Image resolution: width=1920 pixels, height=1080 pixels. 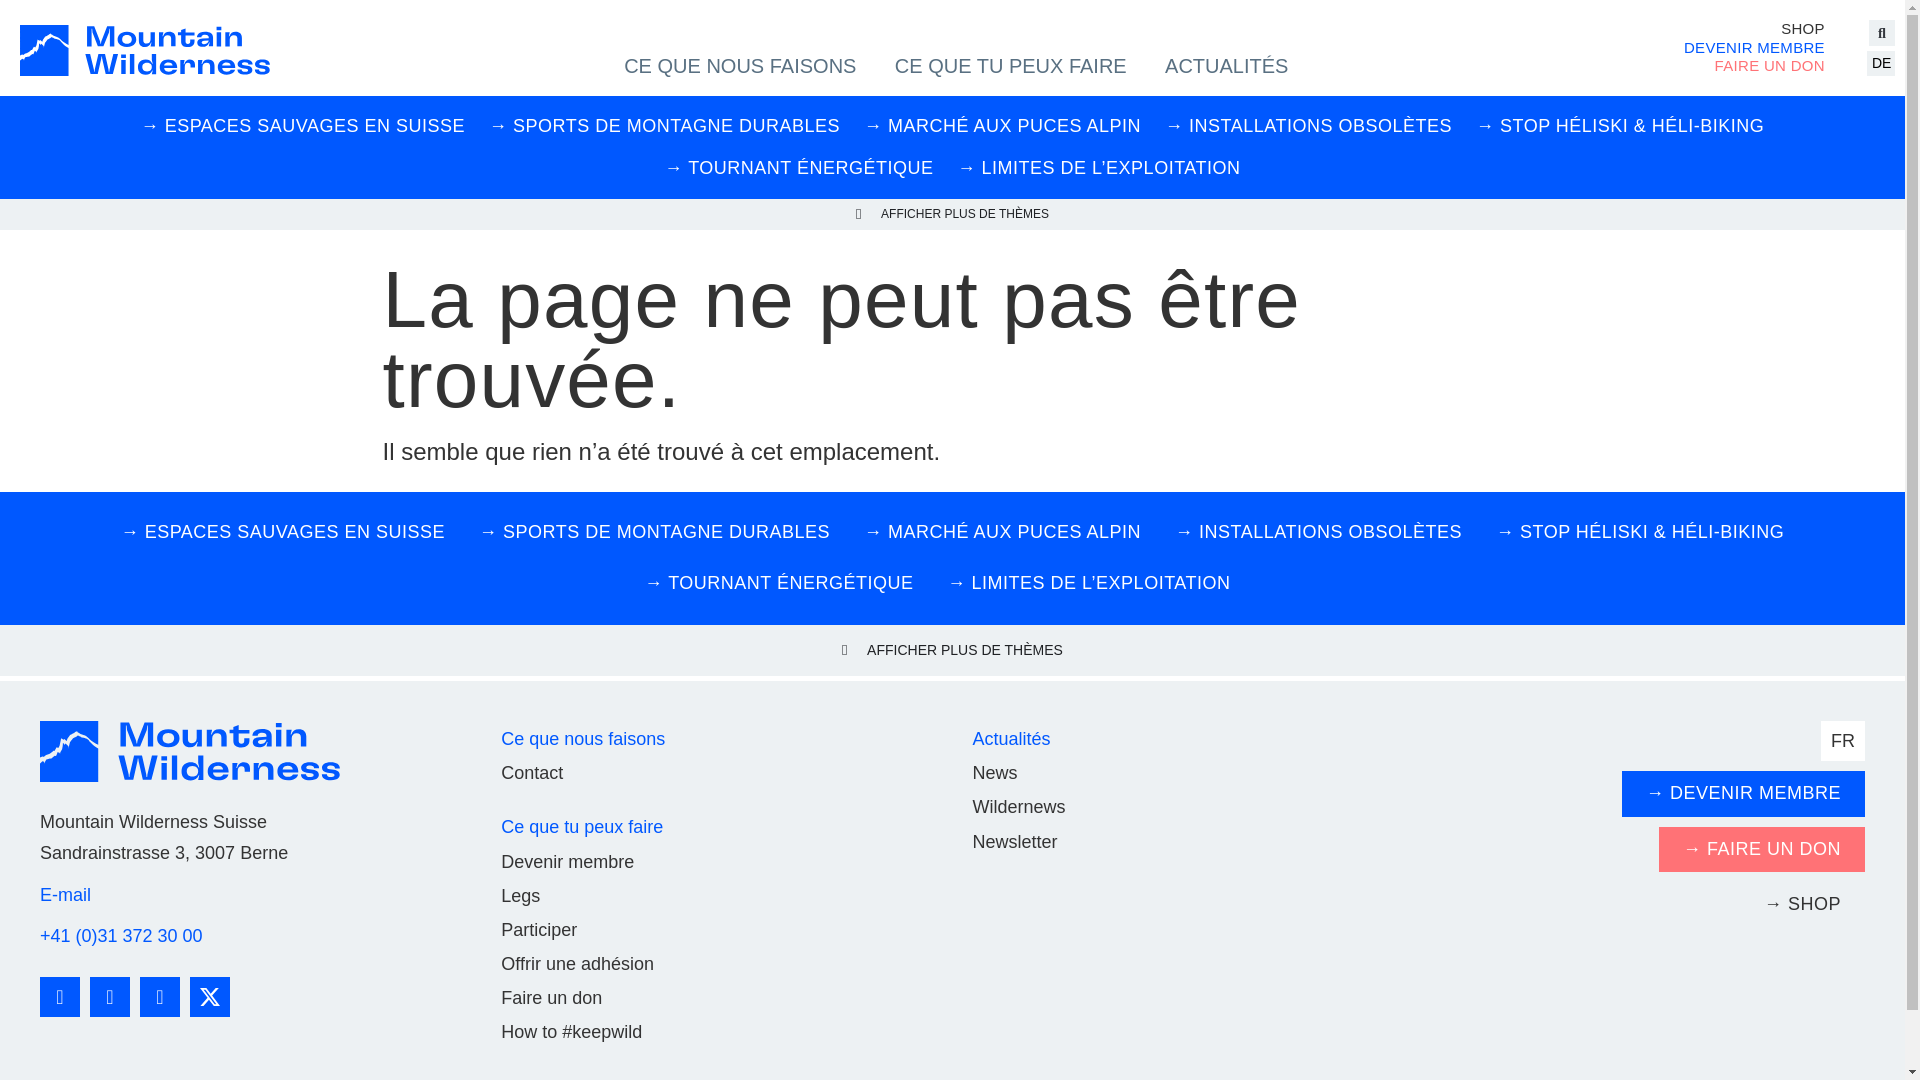 I want to click on 'News', so click(x=994, y=771).